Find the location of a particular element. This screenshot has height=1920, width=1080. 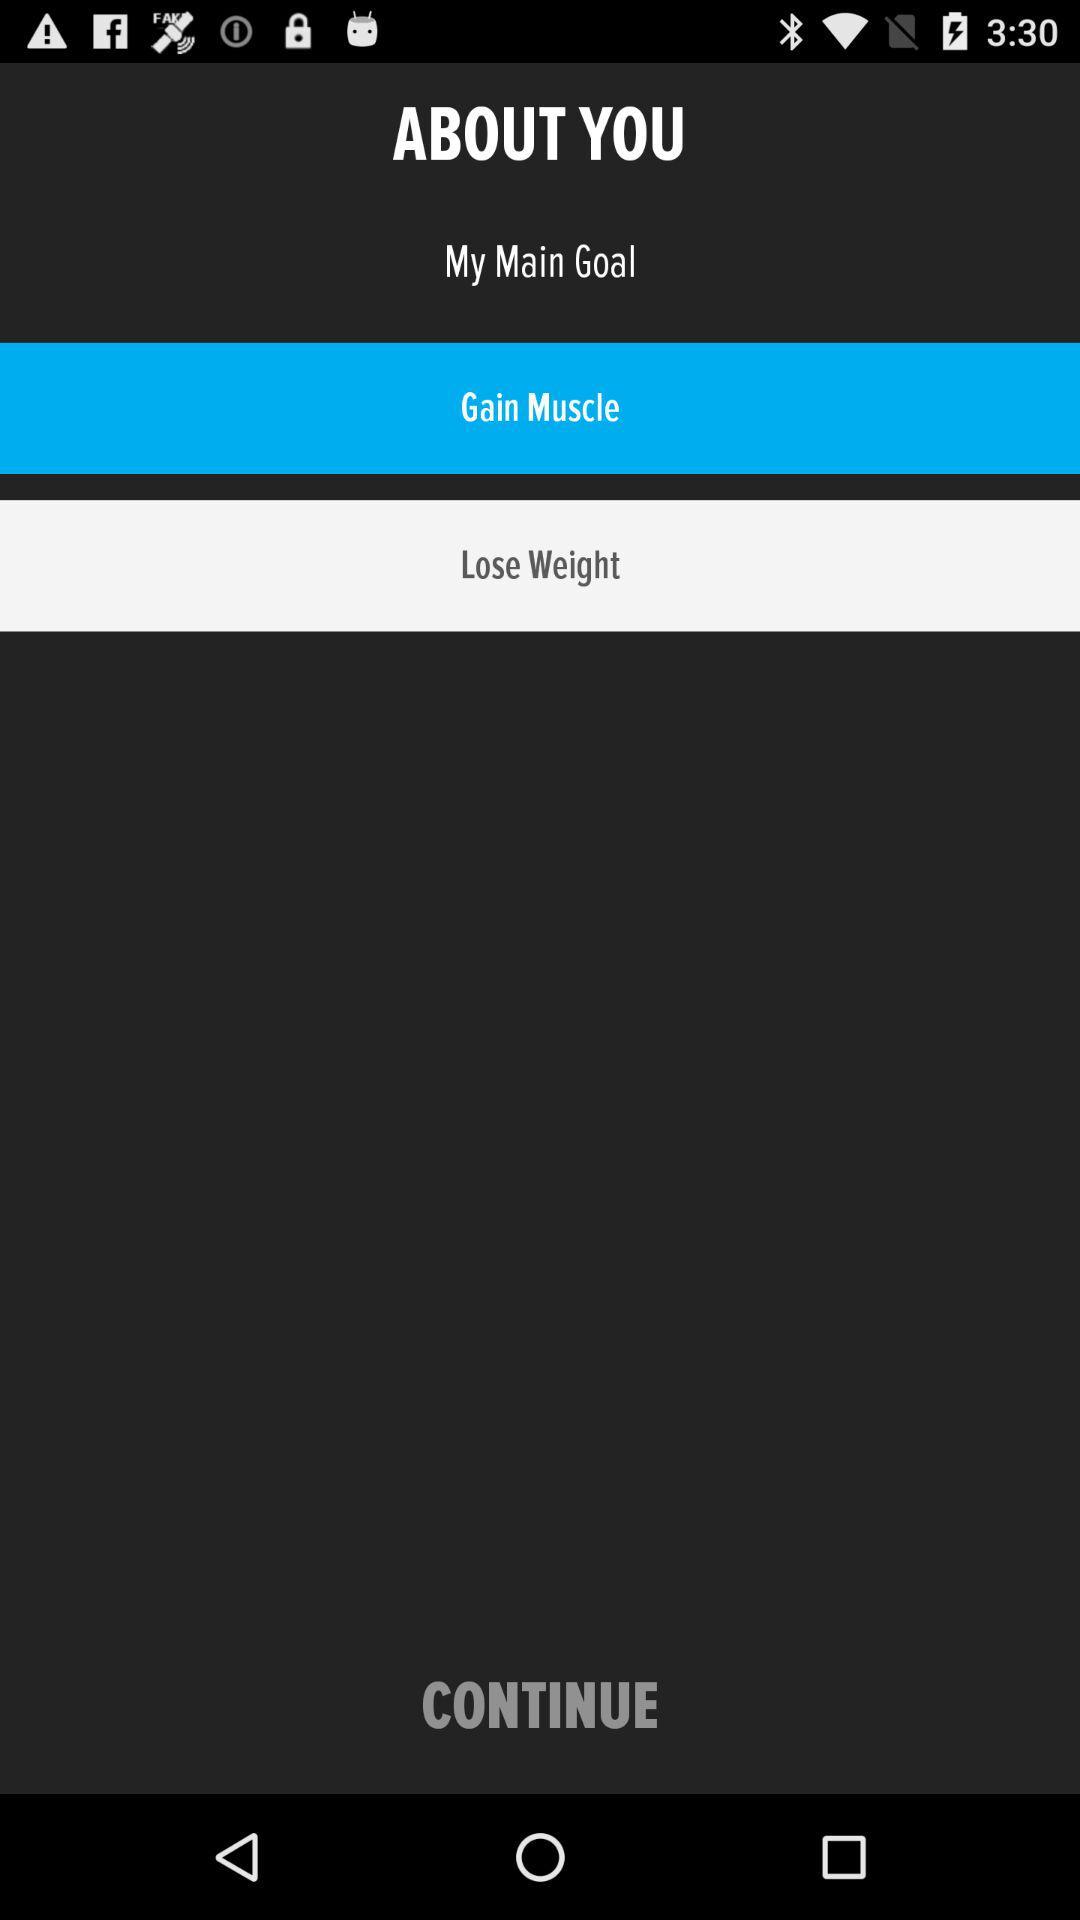

icon at the bottom is located at coordinates (540, 1707).